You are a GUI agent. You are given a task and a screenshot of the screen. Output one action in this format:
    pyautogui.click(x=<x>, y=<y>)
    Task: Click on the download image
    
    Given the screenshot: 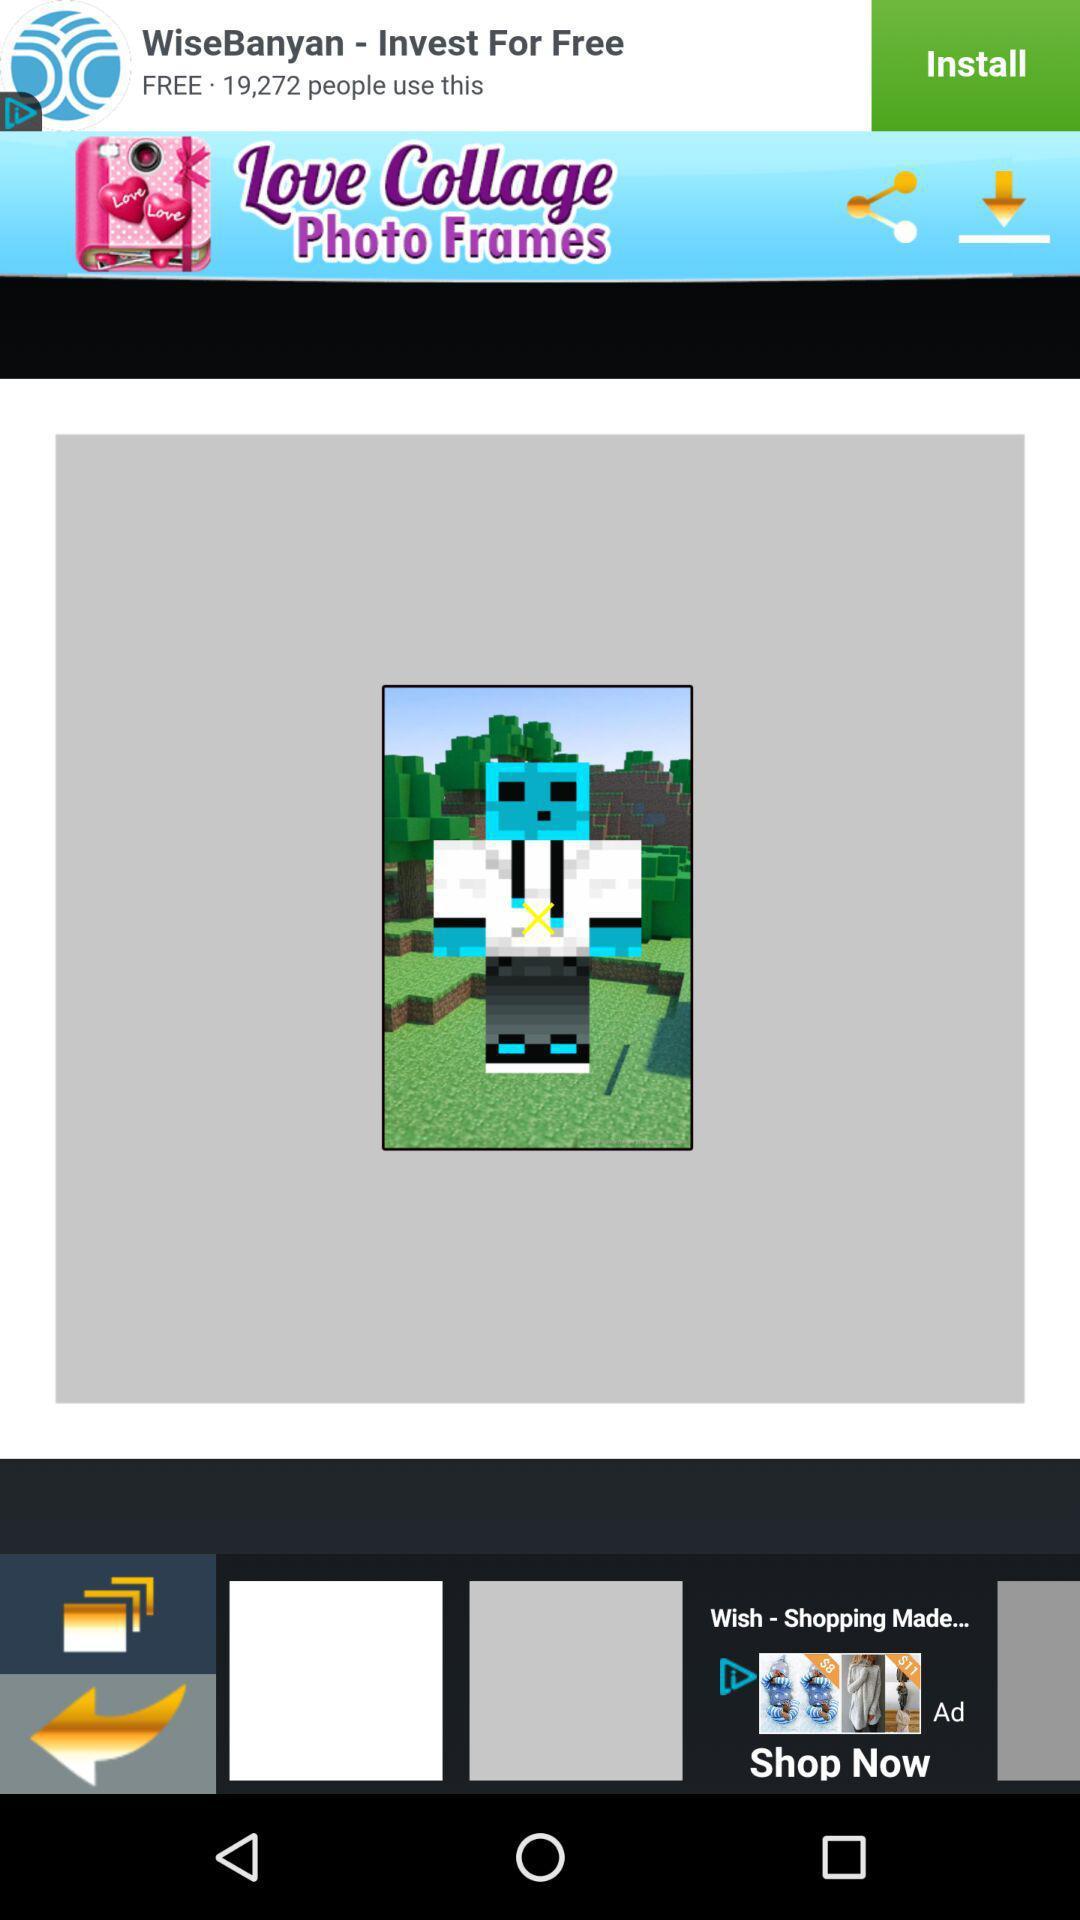 What is the action you would take?
    pyautogui.click(x=1005, y=206)
    